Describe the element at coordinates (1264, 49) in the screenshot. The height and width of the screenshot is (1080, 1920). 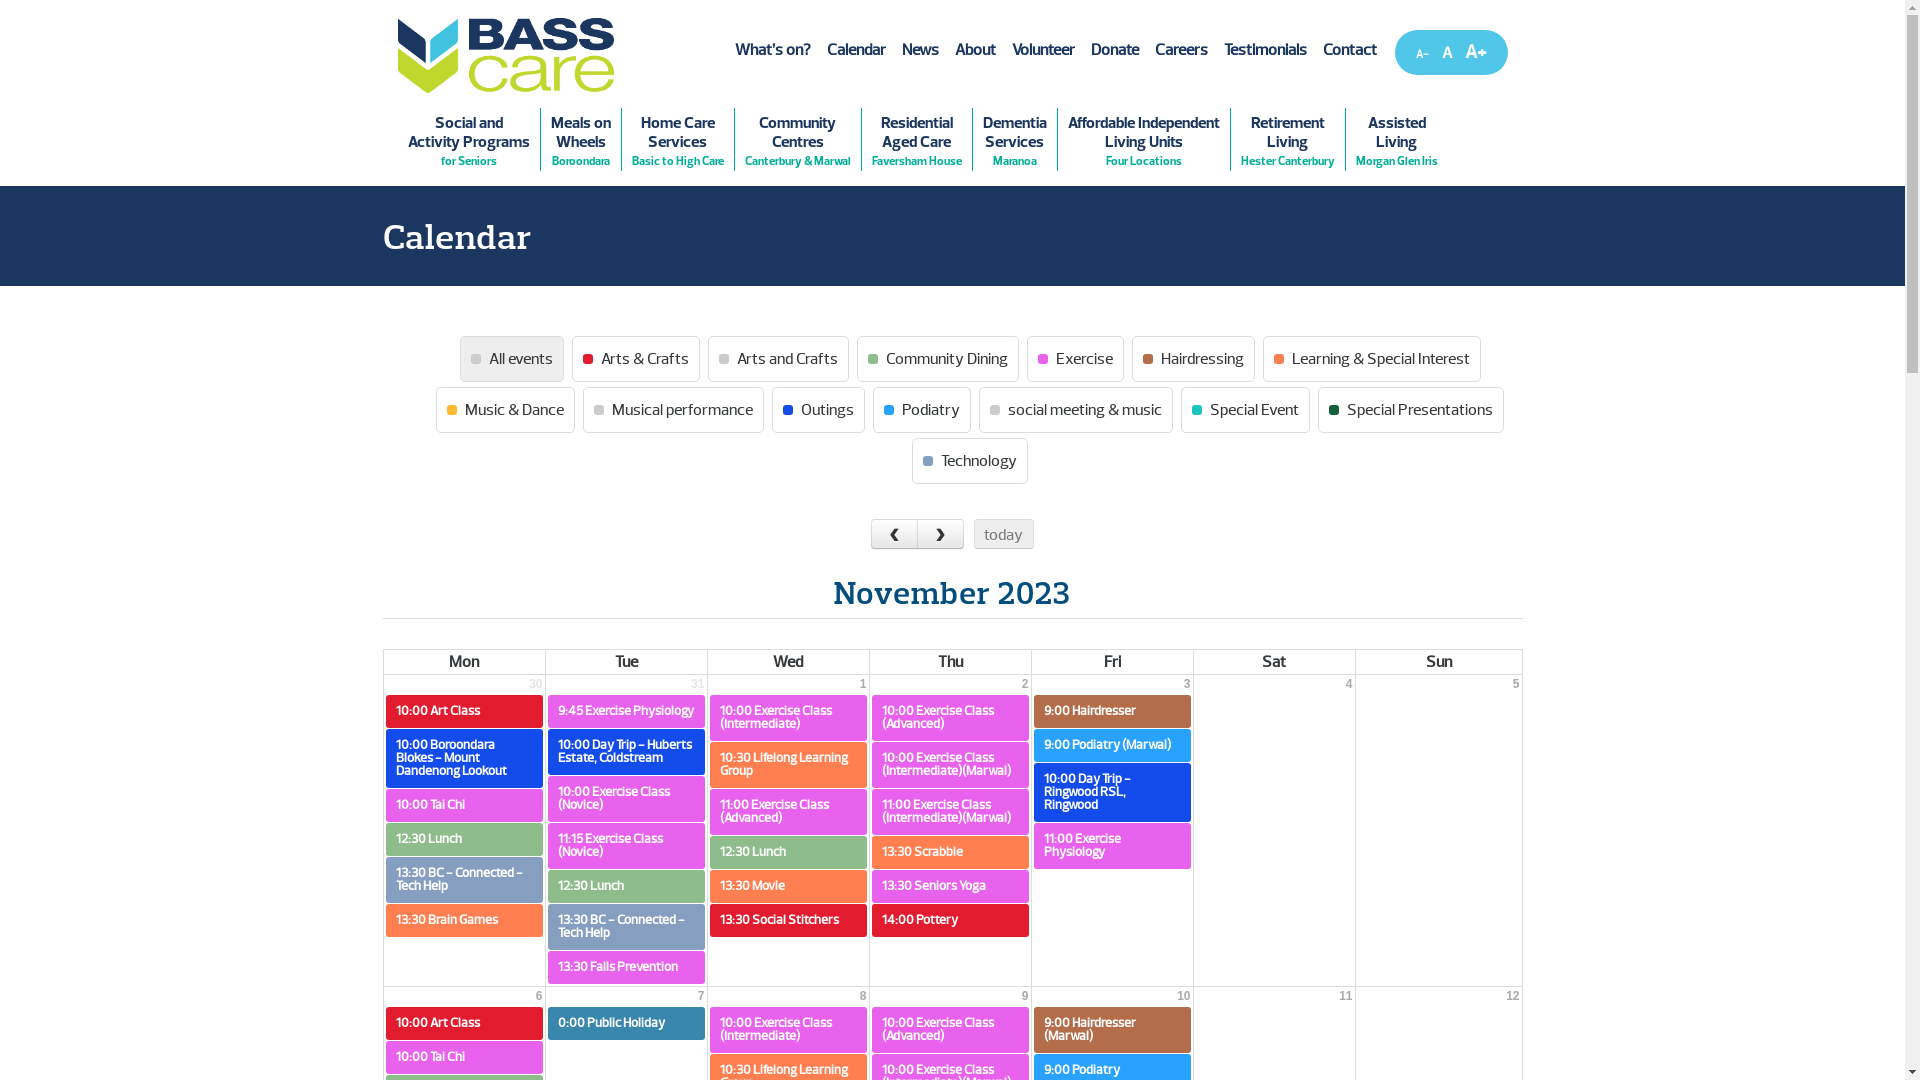
I see `'Testimonials'` at that location.